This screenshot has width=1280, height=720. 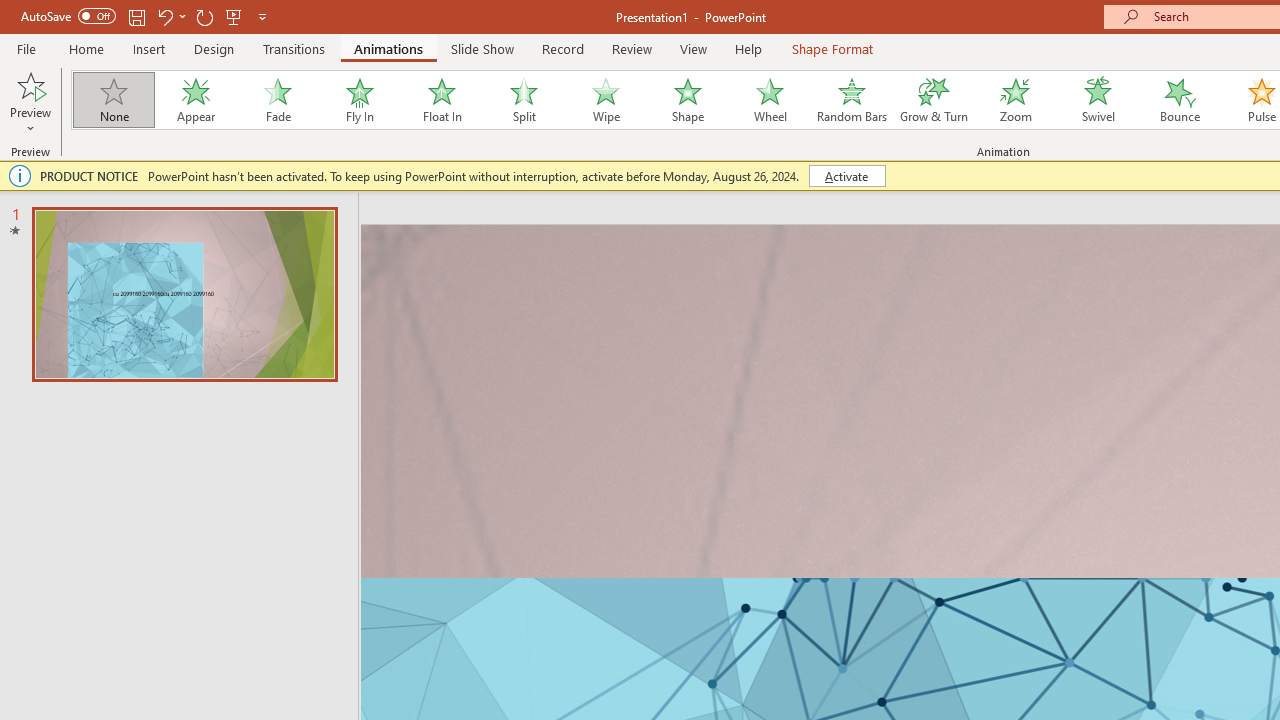 What do you see at coordinates (933, 100) in the screenshot?
I see `'Grow & Turn'` at bounding box center [933, 100].